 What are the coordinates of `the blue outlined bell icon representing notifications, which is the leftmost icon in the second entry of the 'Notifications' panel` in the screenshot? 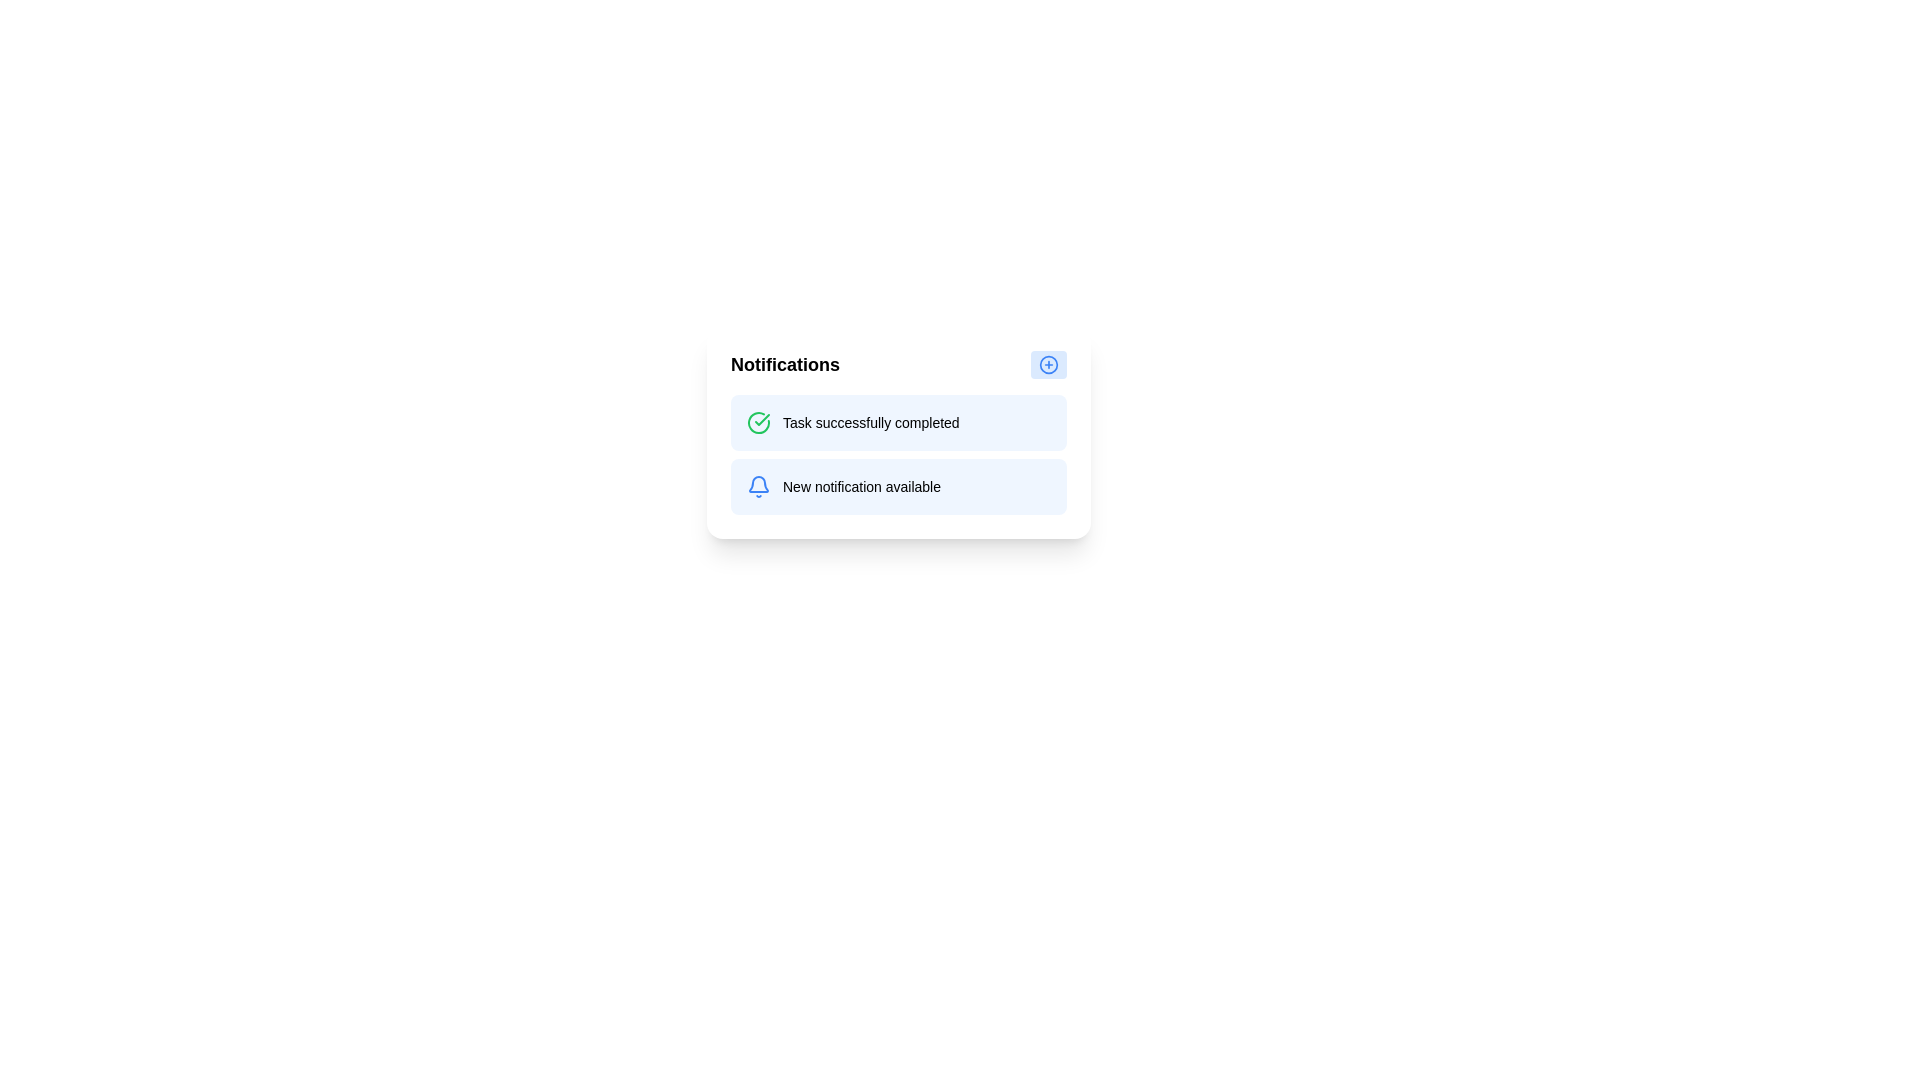 It's located at (757, 486).